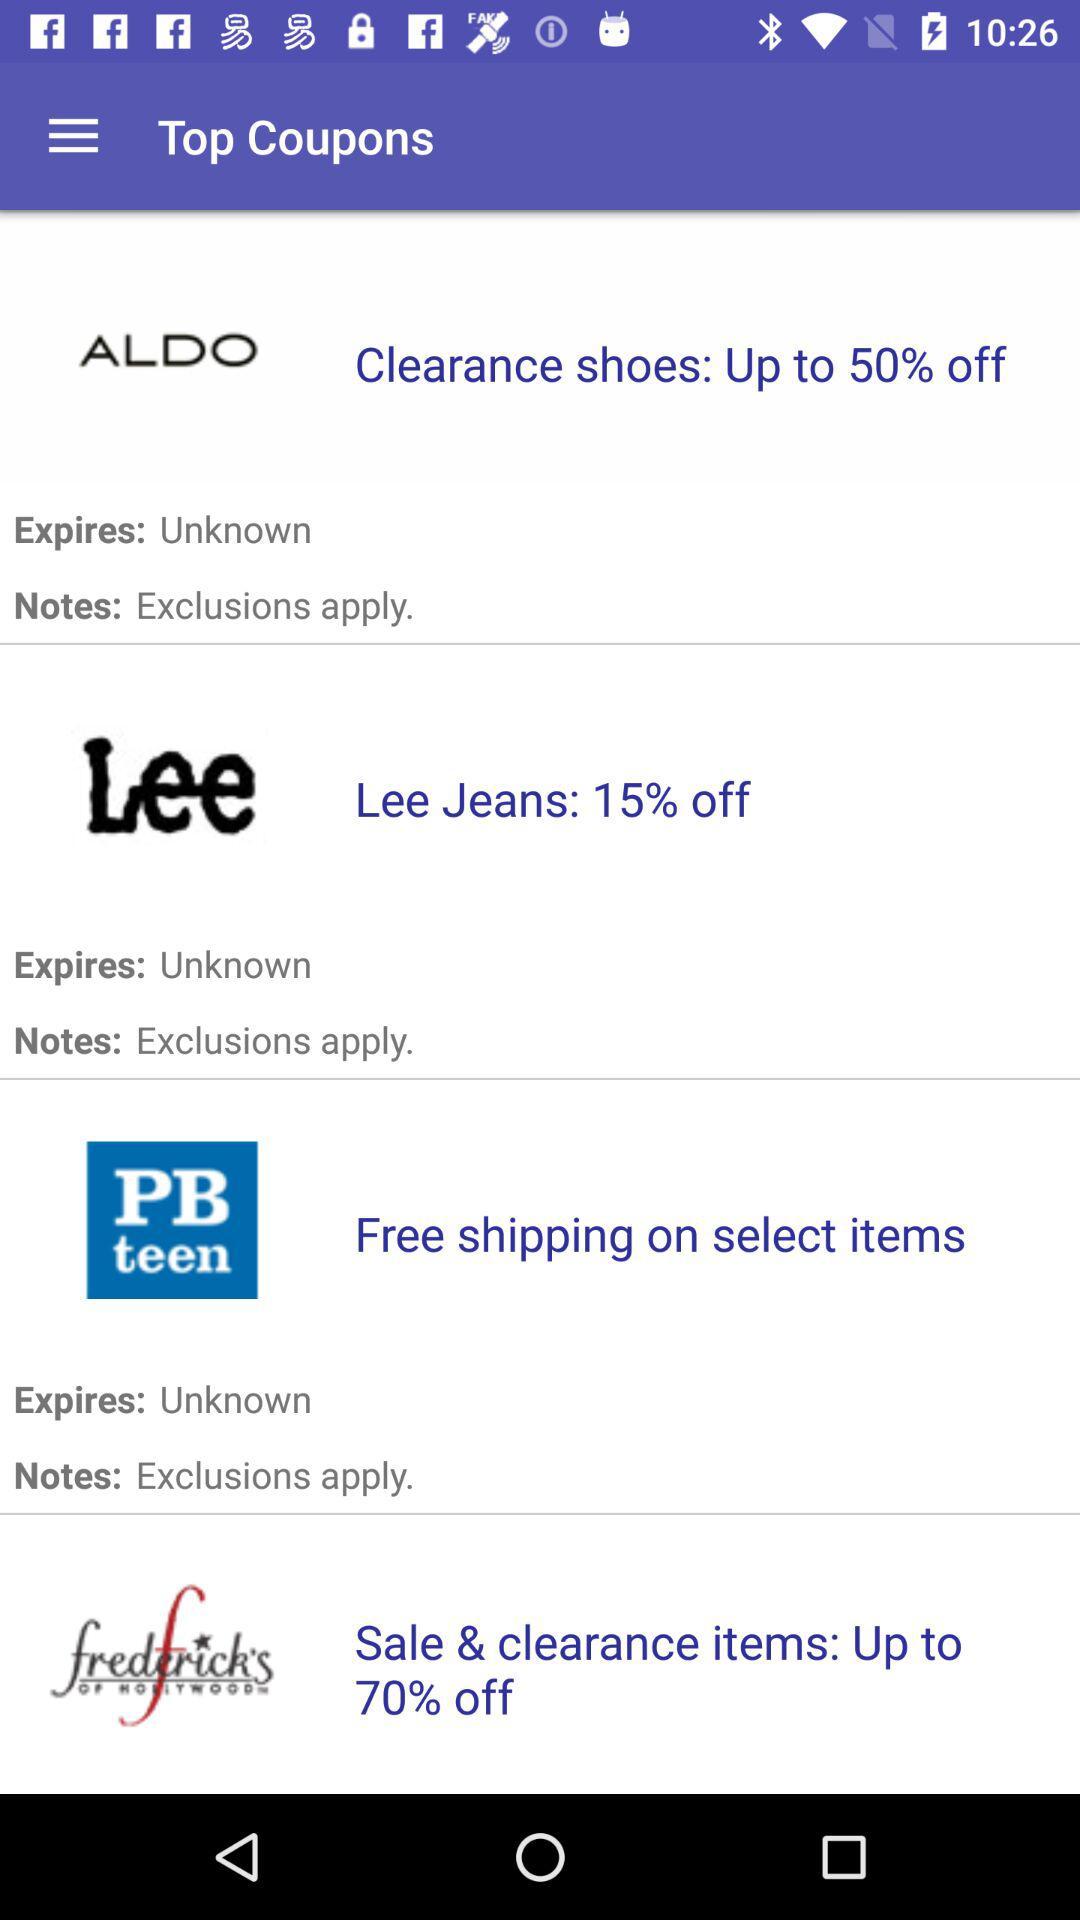 Image resolution: width=1080 pixels, height=1920 pixels. Describe the element at coordinates (72, 135) in the screenshot. I see `button to open up main menu` at that location.